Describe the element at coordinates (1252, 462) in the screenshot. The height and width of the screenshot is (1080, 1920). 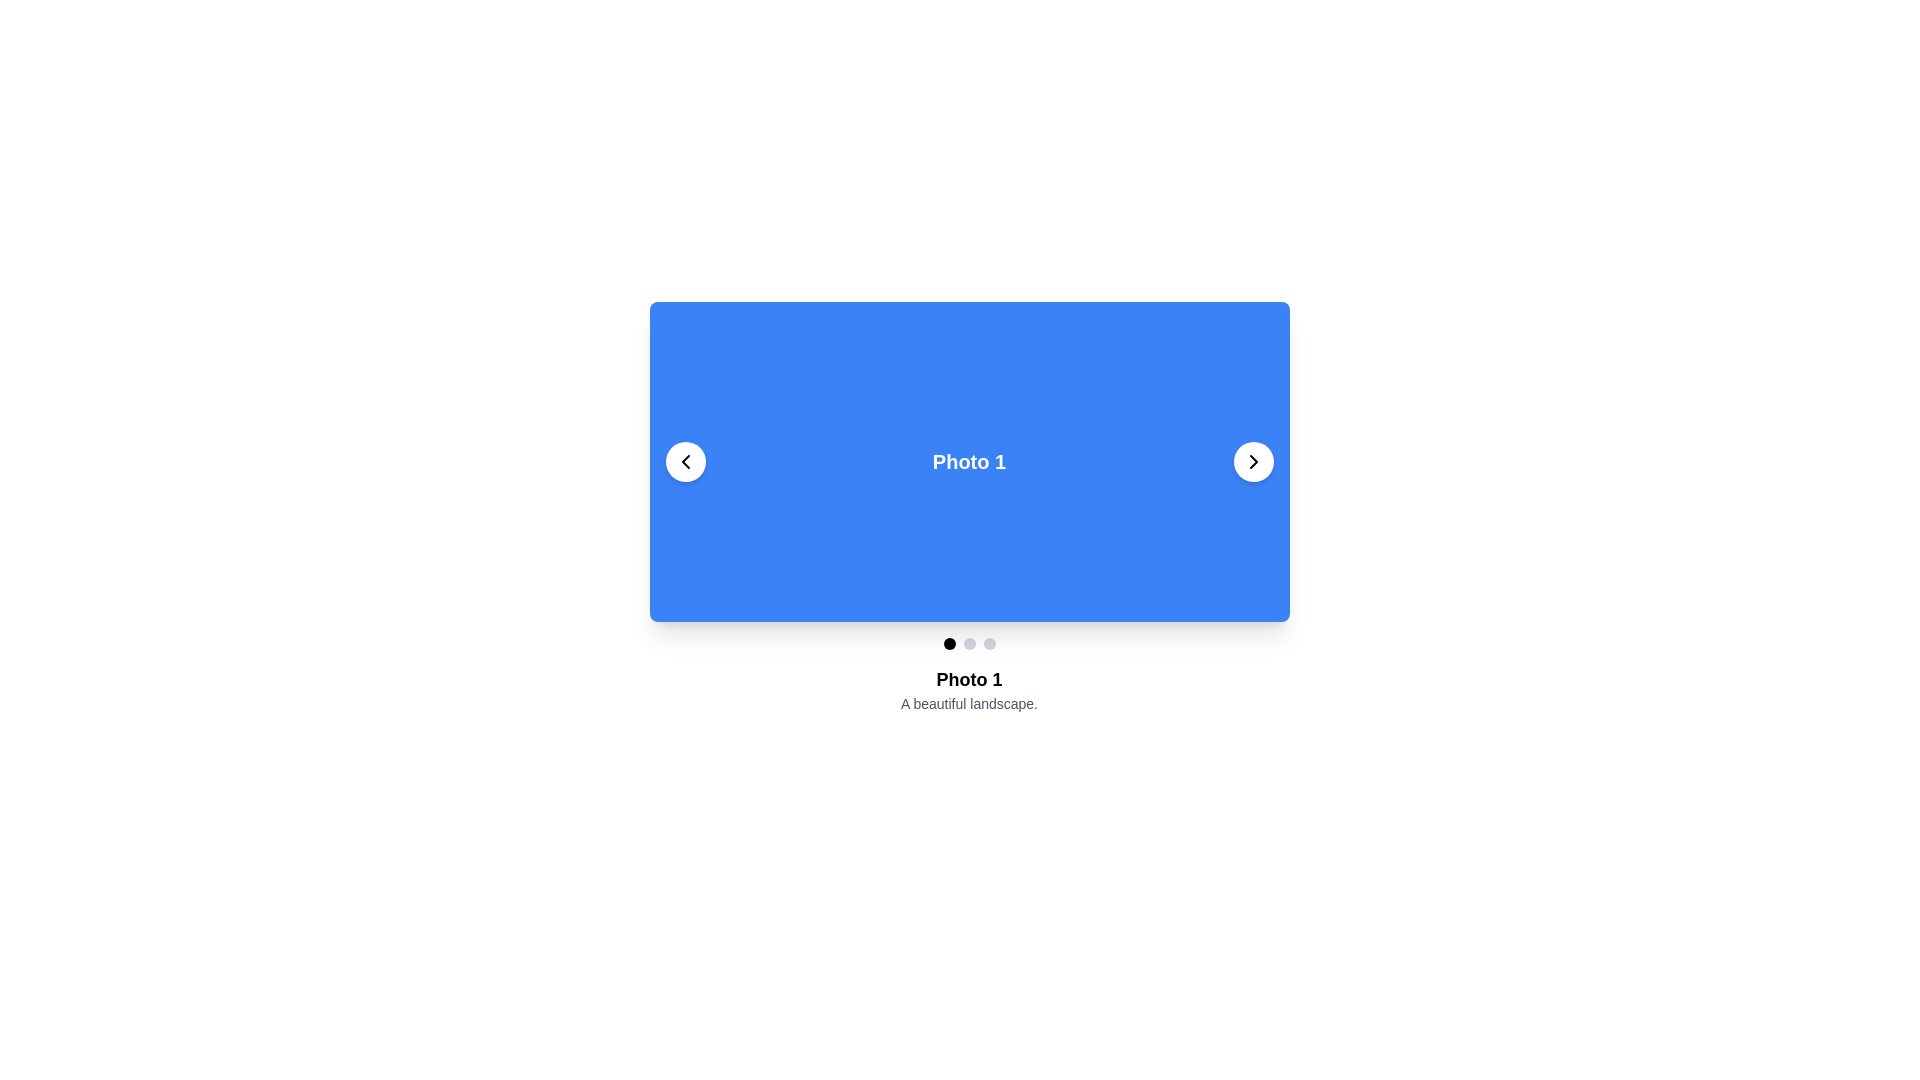
I see `the arrow navigation button located at the far right side of the blue overlay with the title 'Photo 1'` at that location.